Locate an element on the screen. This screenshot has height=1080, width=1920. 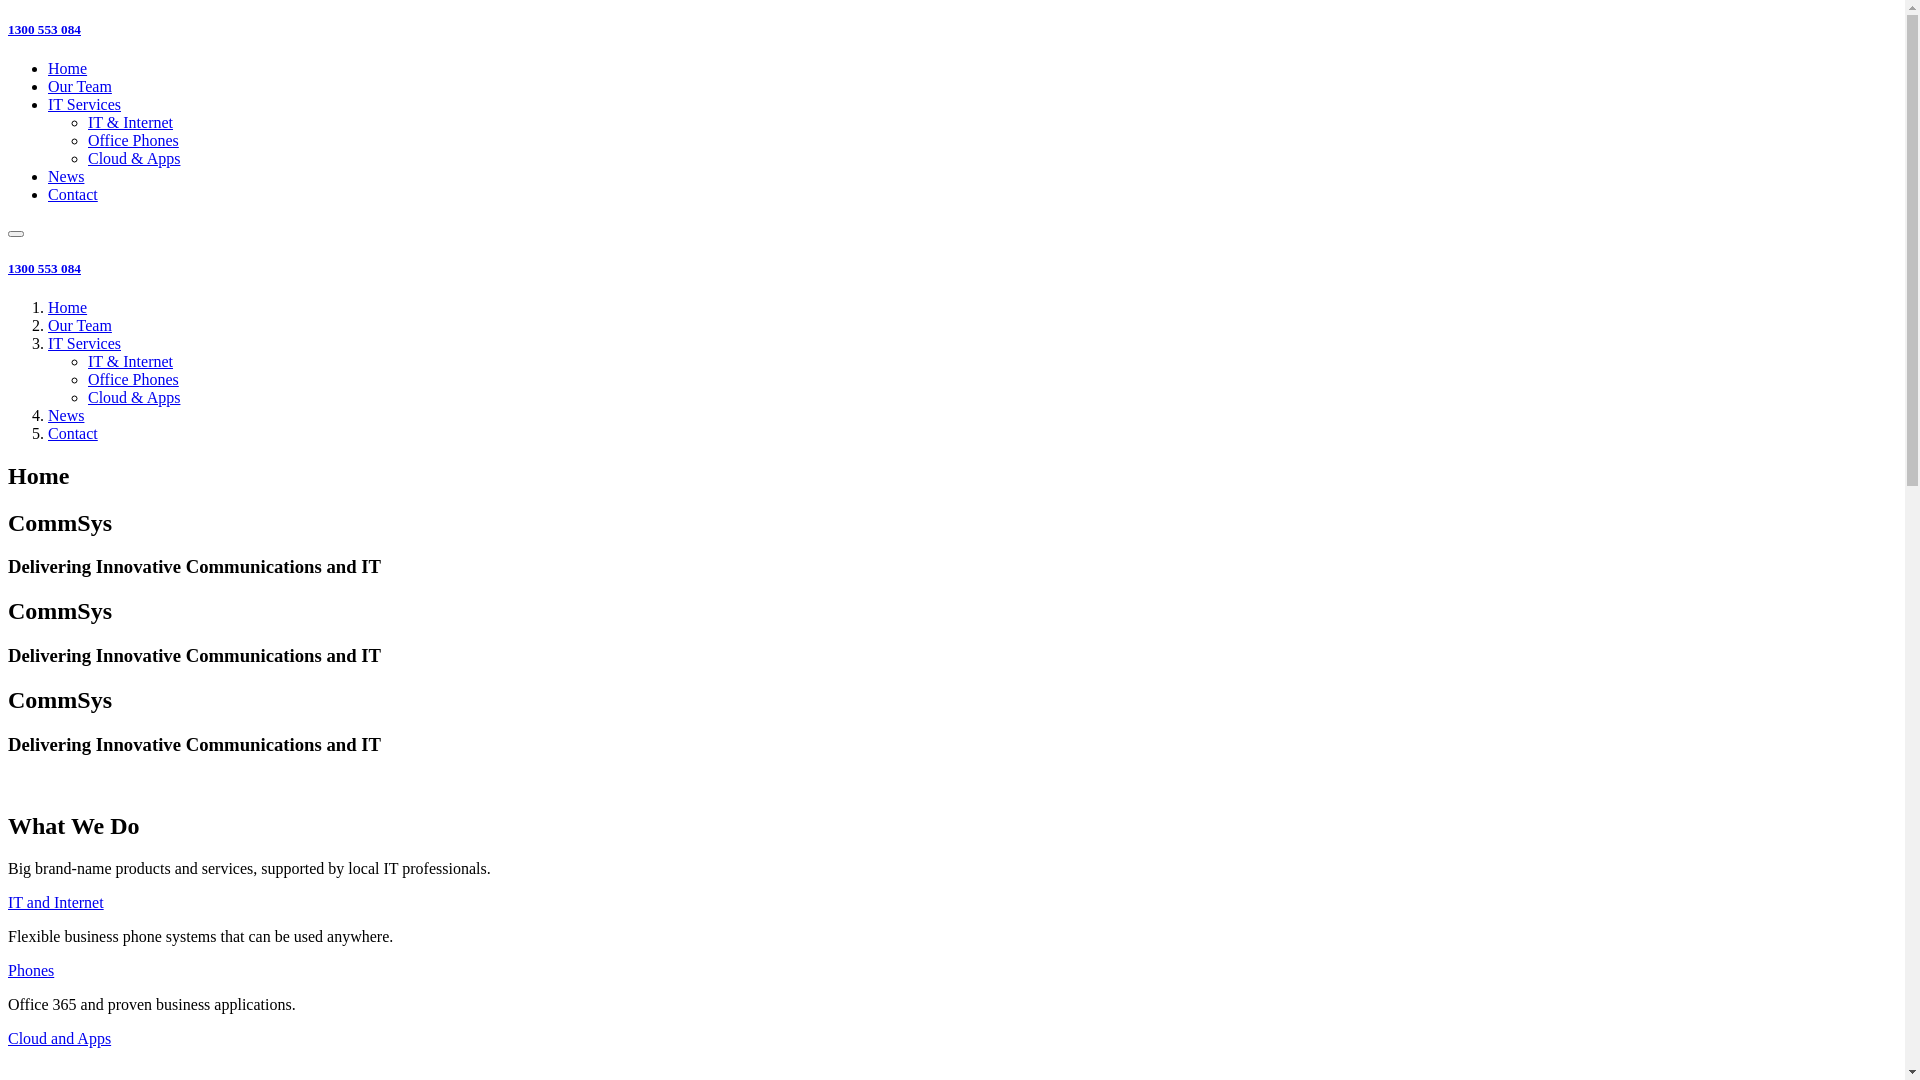
'IT Services' is located at coordinates (83, 104).